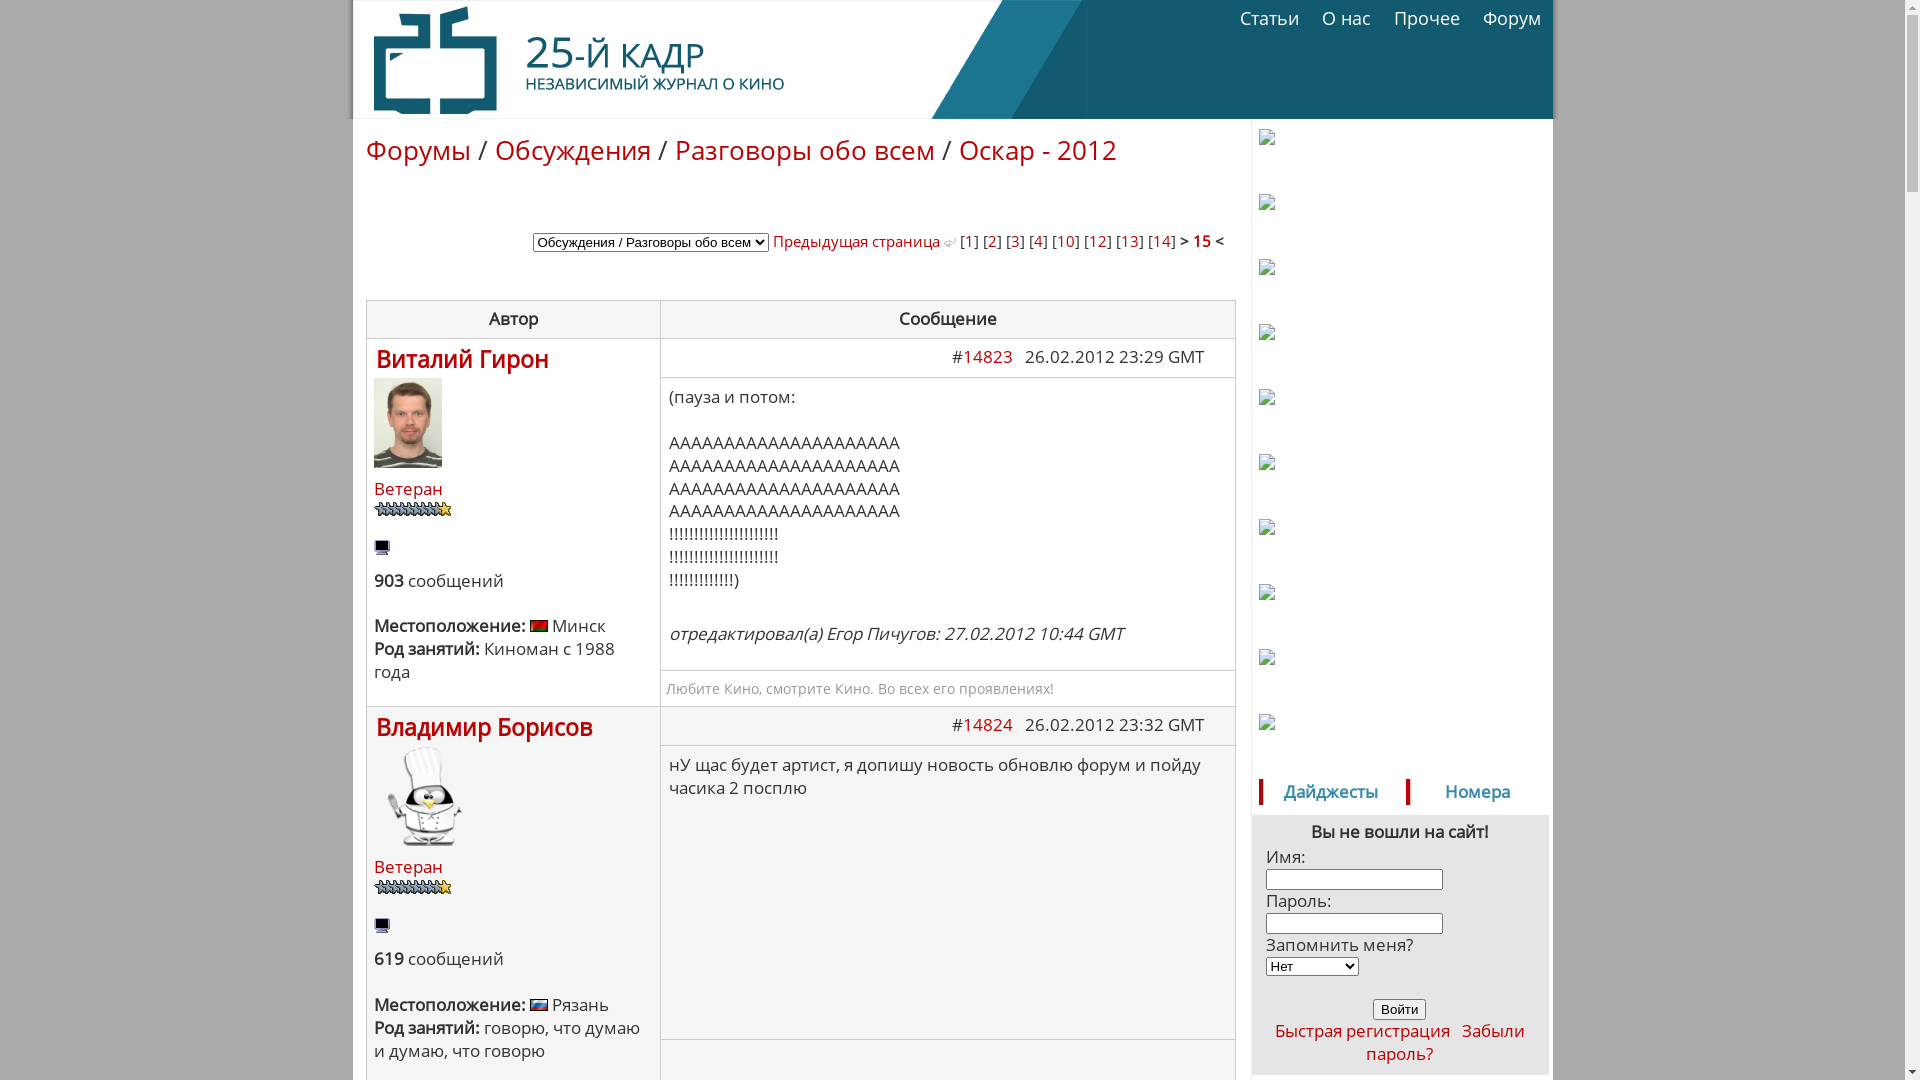 This screenshot has width=1920, height=1080. Describe the element at coordinates (1033, 239) in the screenshot. I see `'4'` at that location.